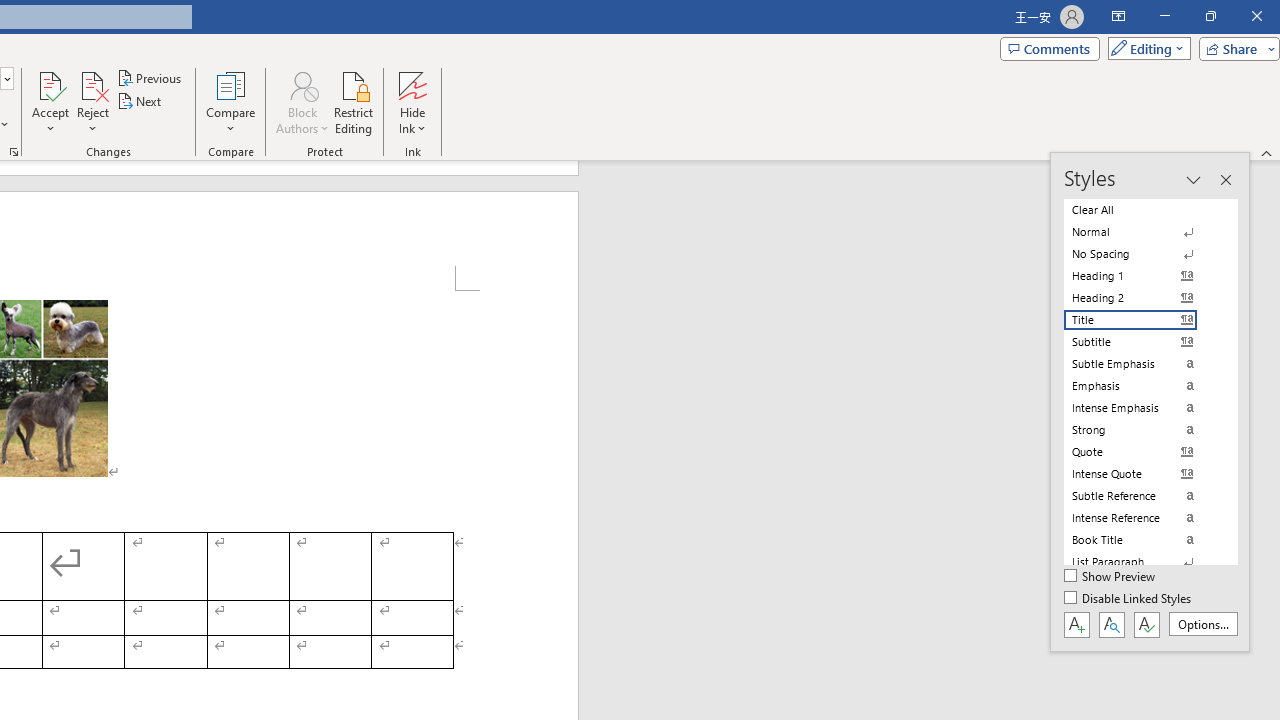  I want to click on 'Compare', so click(231, 103).